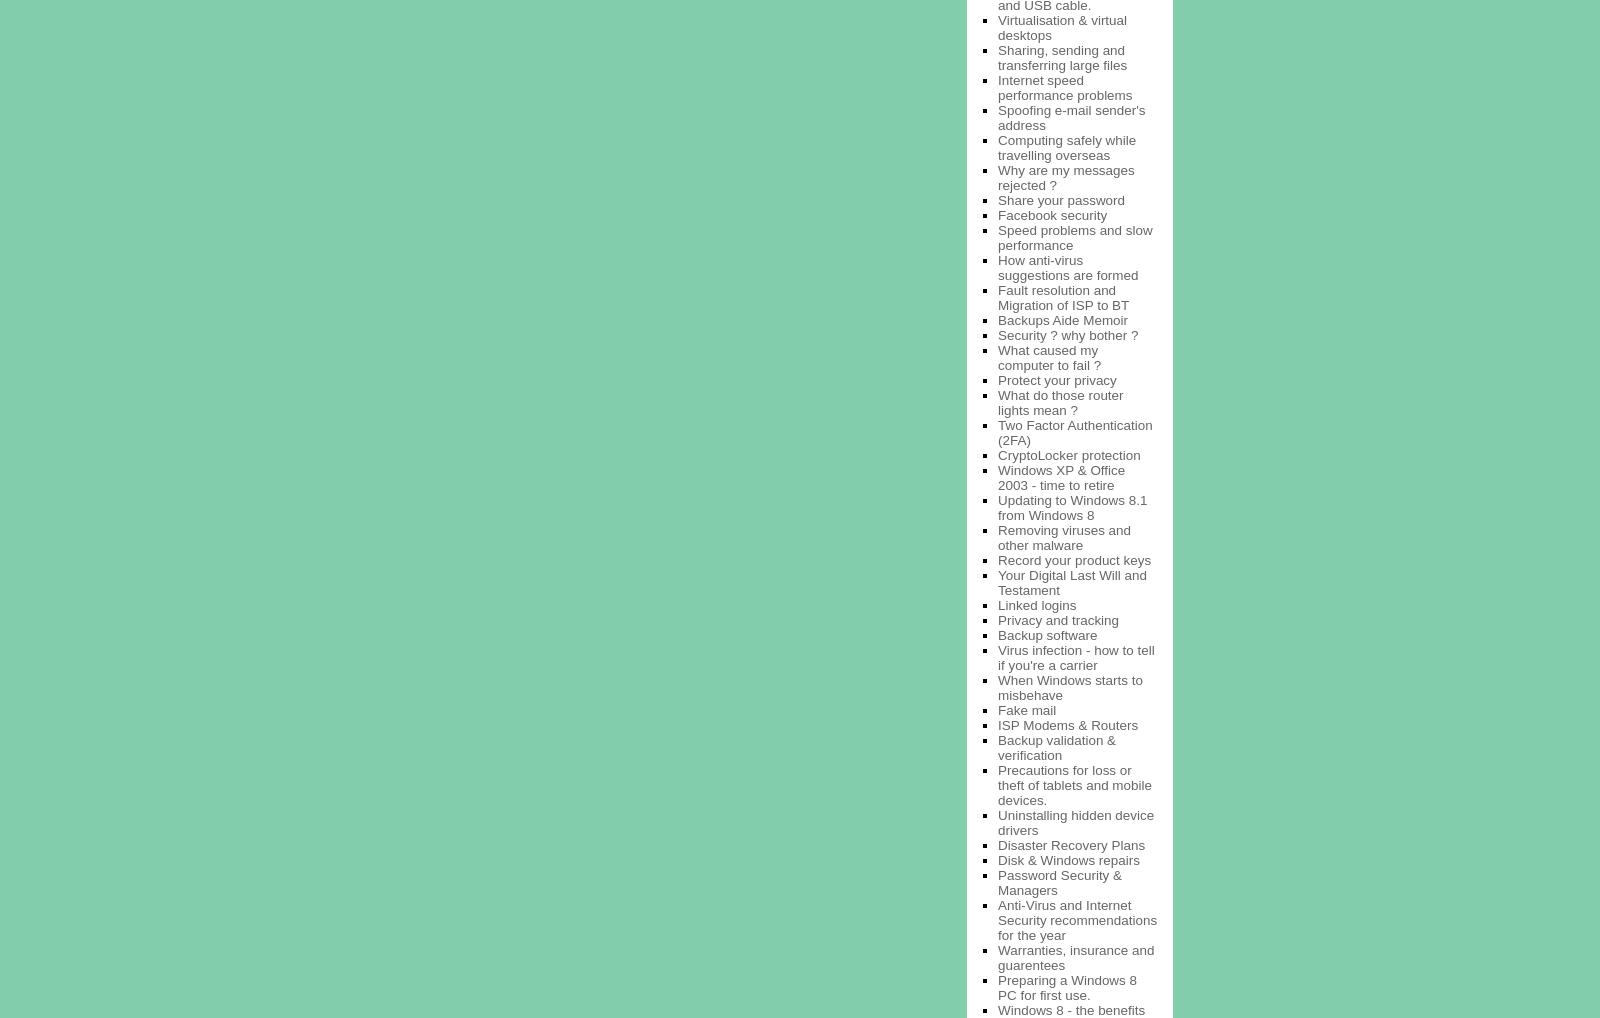 The height and width of the screenshot is (1018, 1600). I want to click on 'Record your product keys', so click(1074, 558).